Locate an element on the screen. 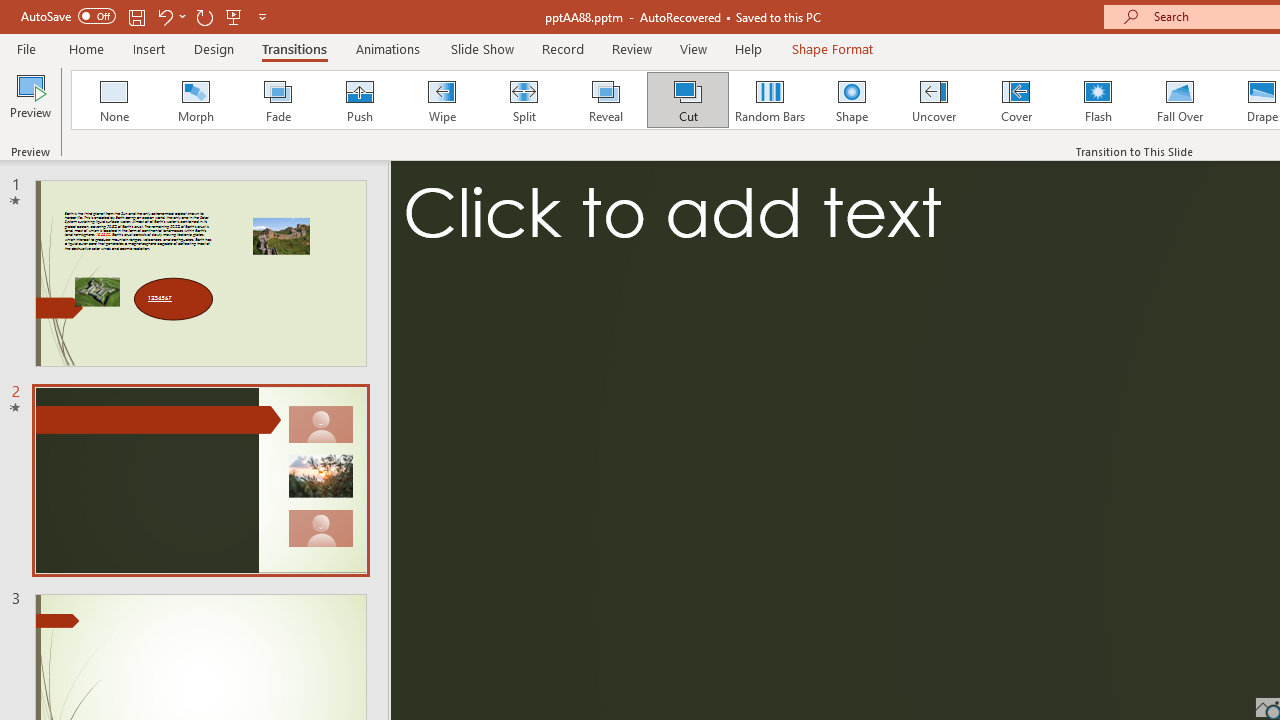 Image resolution: width=1280 pixels, height=720 pixels. 'Reveal' is located at coordinates (604, 100).